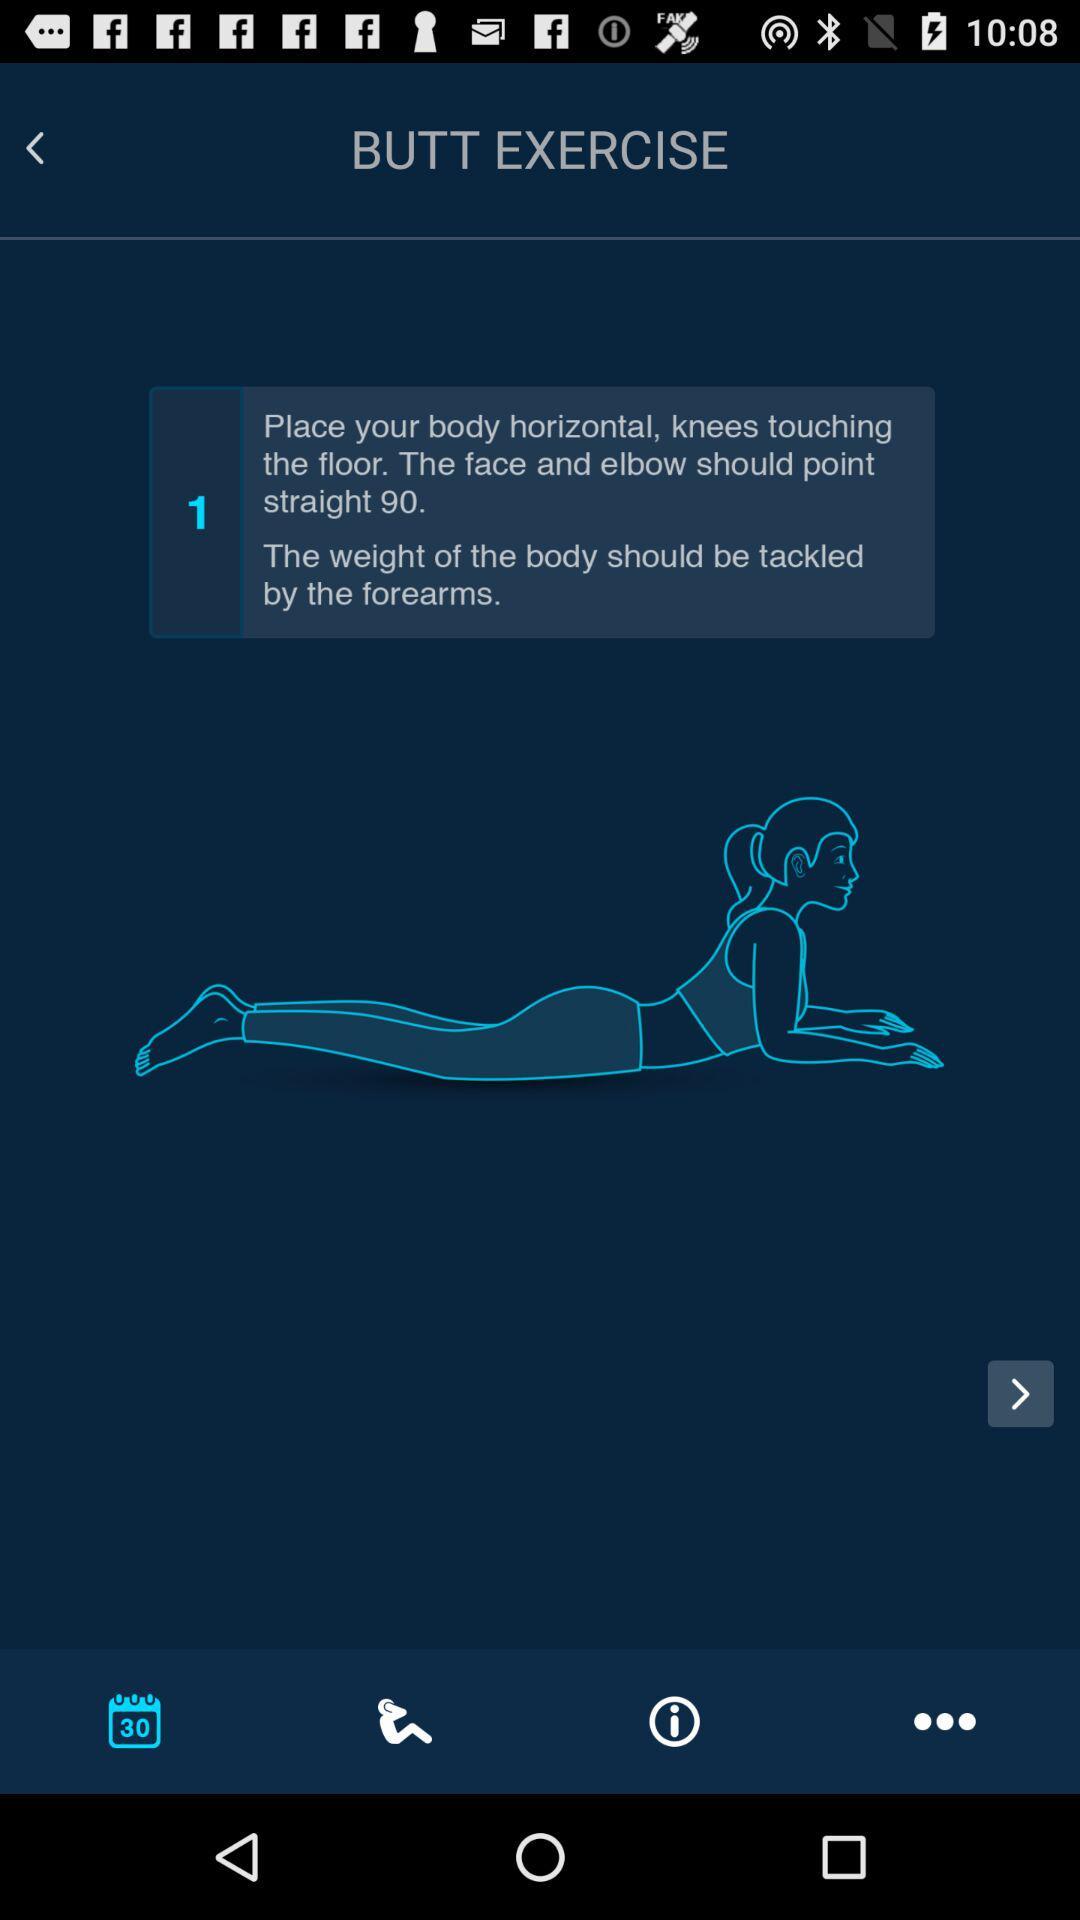 The height and width of the screenshot is (1920, 1080). What do you see at coordinates (1027, 1512) in the screenshot?
I see `the arrow_forward icon` at bounding box center [1027, 1512].